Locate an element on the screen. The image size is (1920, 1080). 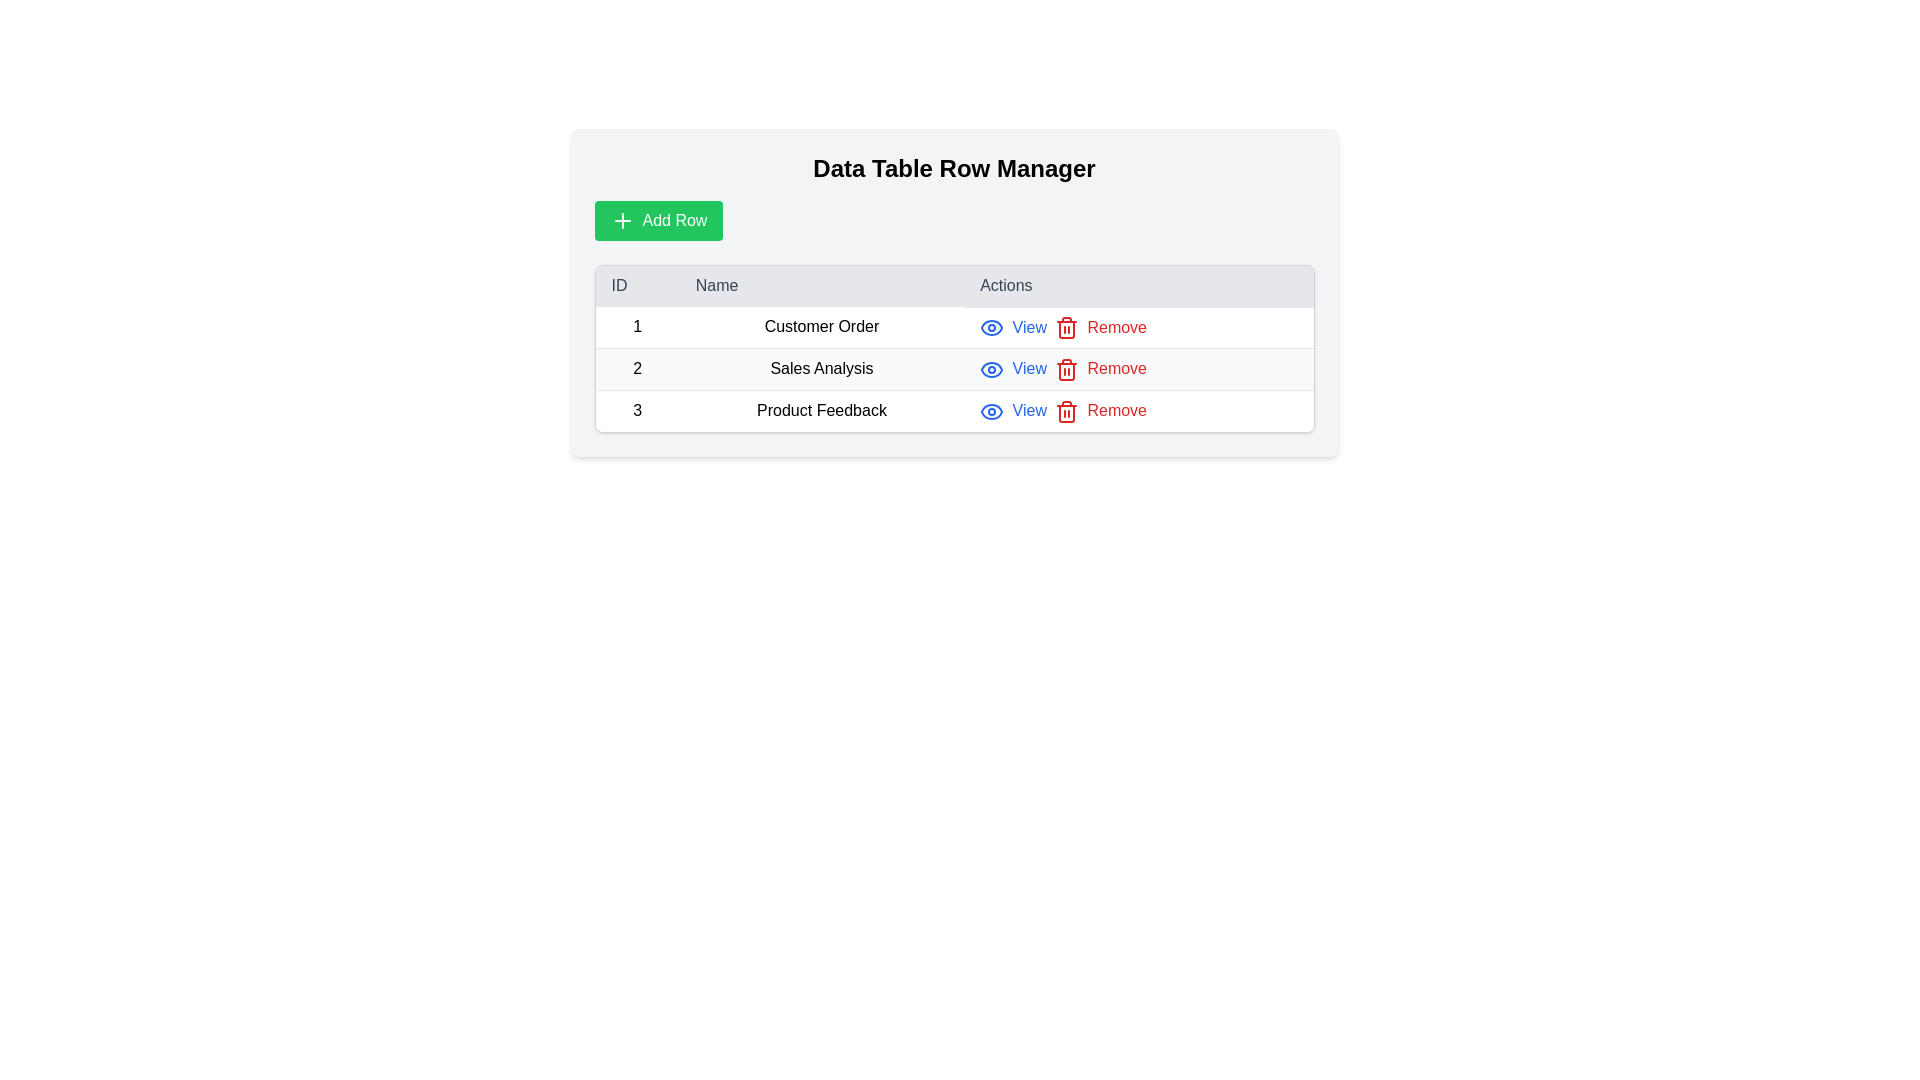
the hyperlink in the 'Actions' column of the 'Sales Analysis' row is located at coordinates (1013, 369).